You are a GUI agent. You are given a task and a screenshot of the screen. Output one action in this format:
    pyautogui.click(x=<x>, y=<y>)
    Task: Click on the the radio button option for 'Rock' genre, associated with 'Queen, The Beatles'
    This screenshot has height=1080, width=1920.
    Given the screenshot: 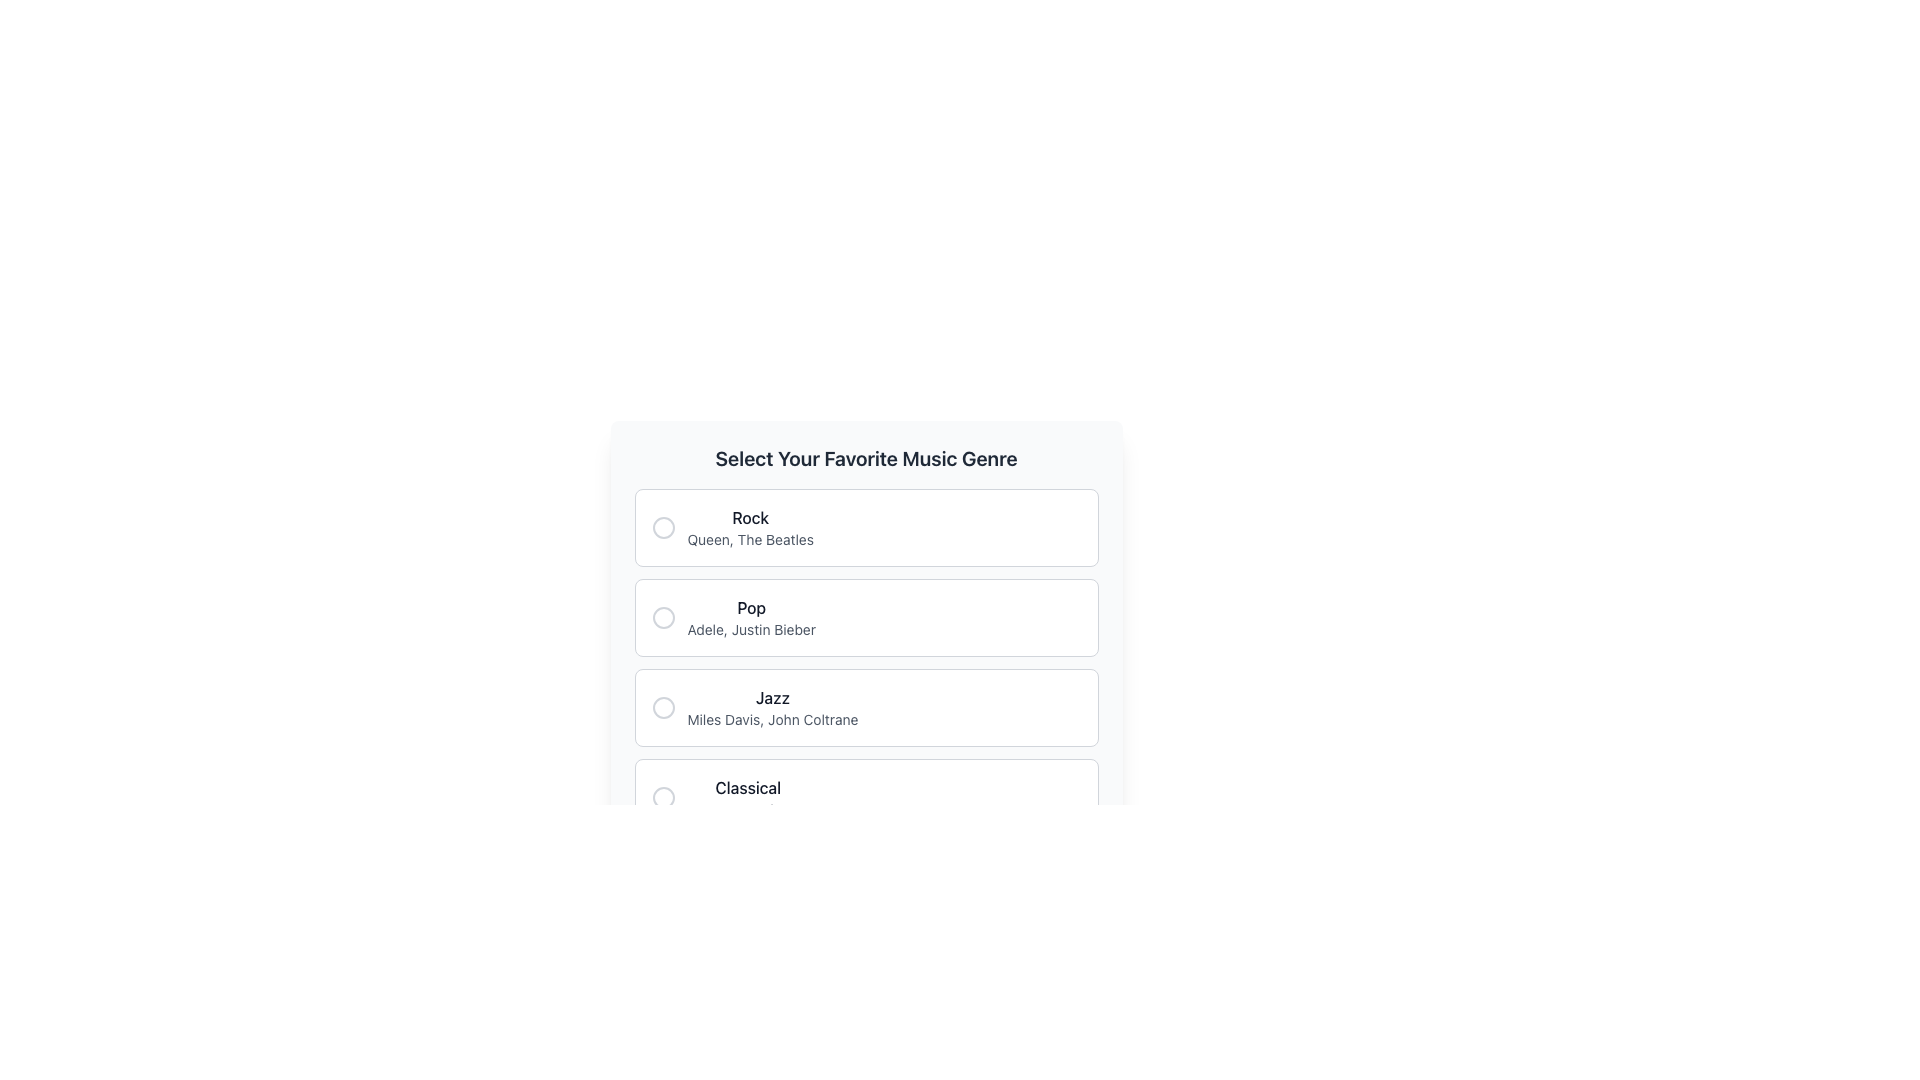 What is the action you would take?
    pyautogui.click(x=866, y=527)
    